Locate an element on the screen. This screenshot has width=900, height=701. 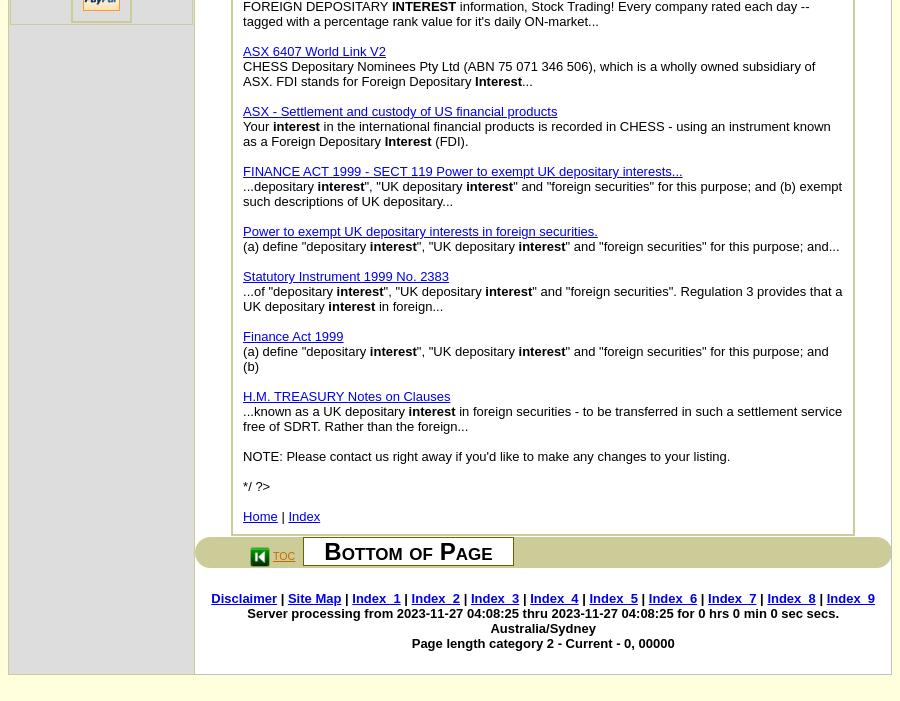
'CHESS Depositary Nominees Pty Ltd (ABN 75 071 346 506), which is a wholly owned subsidiary of ASX.  FDI stands for Foreign Depositary' is located at coordinates (528, 73).